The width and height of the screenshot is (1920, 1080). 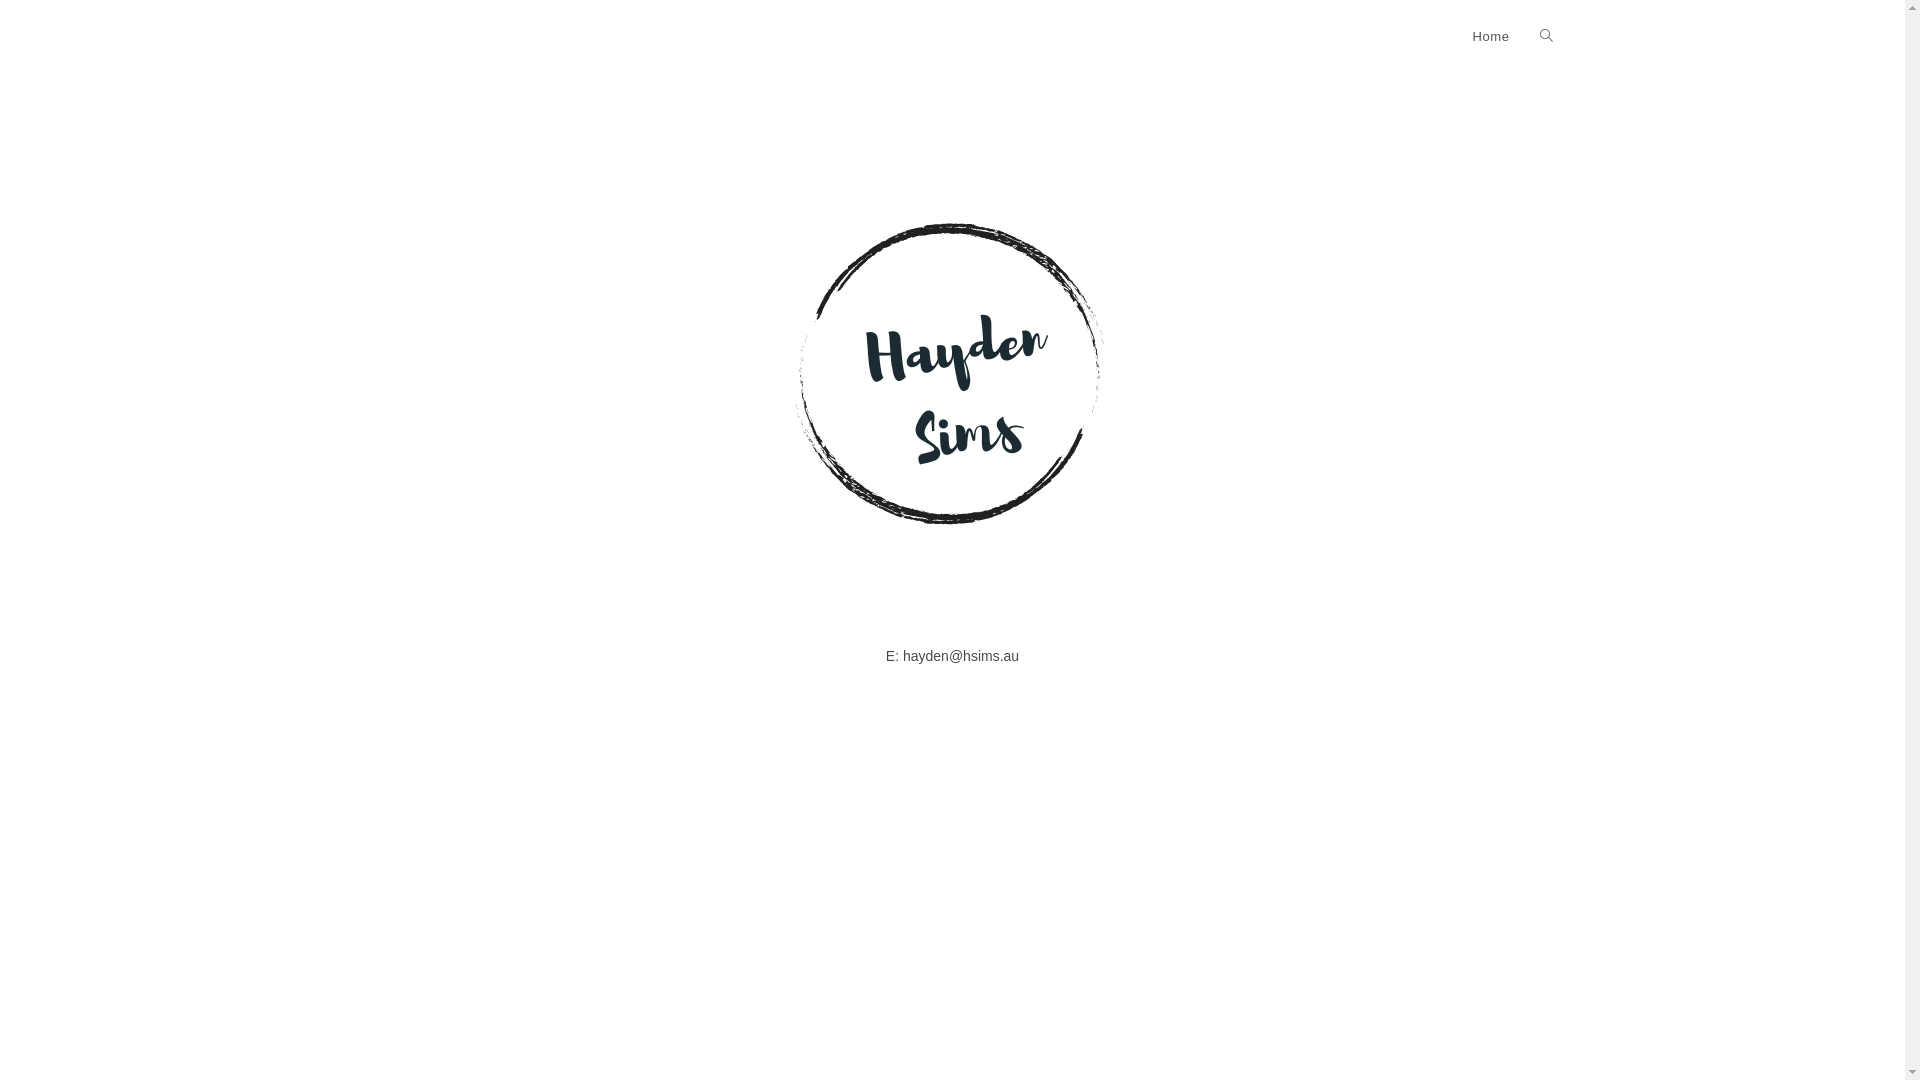 What do you see at coordinates (1490, 37) in the screenshot?
I see `'Home'` at bounding box center [1490, 37].